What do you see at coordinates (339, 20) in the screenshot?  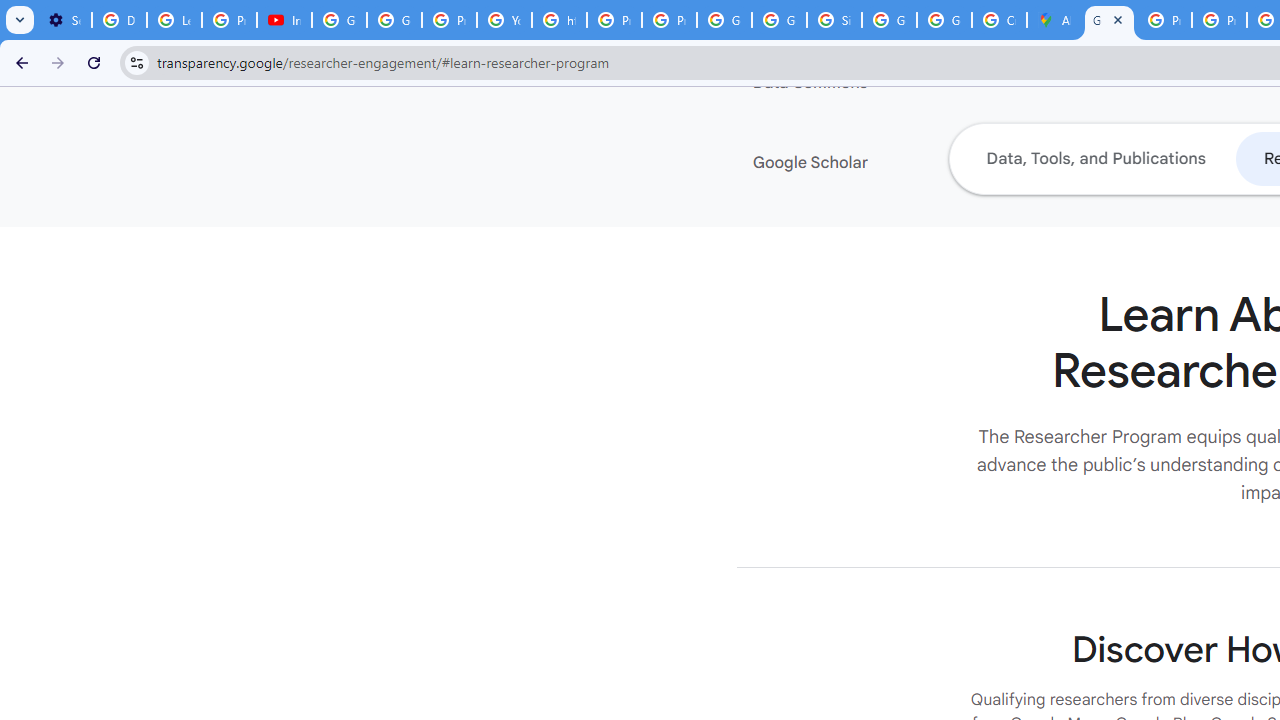 I see `'Google Account Help'` at bounding box center [339, 20].